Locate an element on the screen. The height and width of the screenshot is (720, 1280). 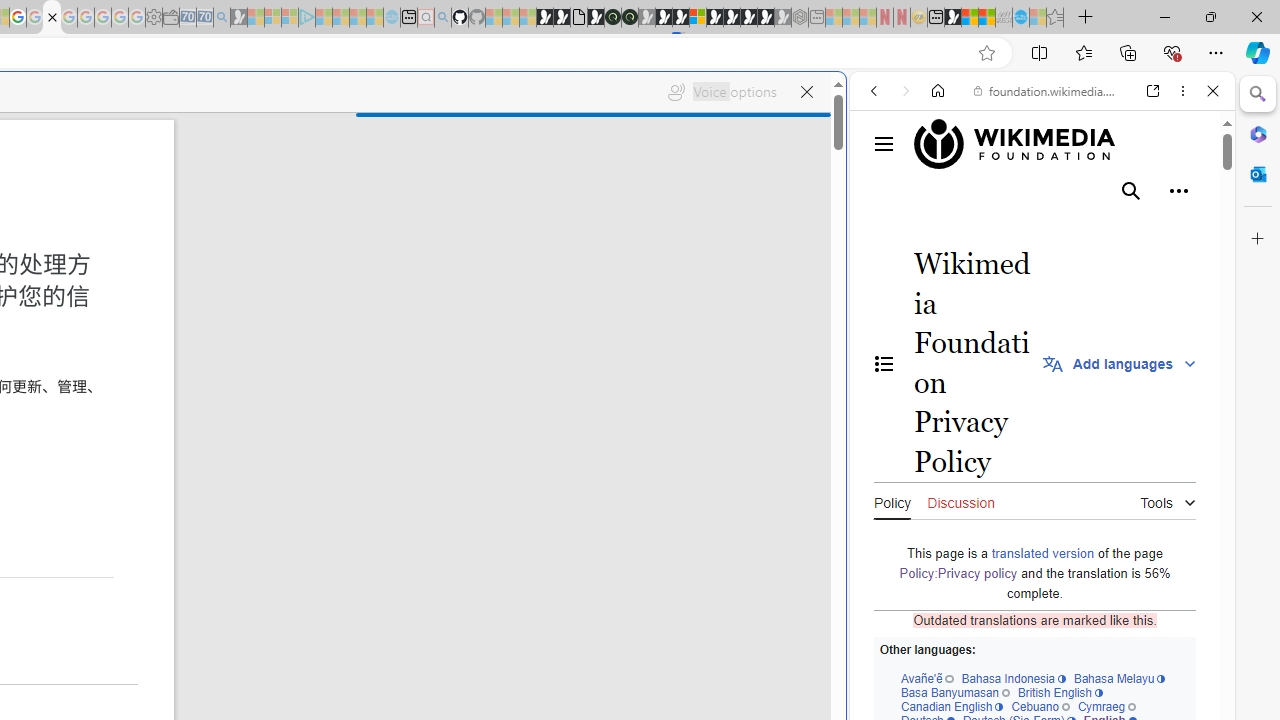
'Bahasa Melayu' is located at coordinates (1118, 677).